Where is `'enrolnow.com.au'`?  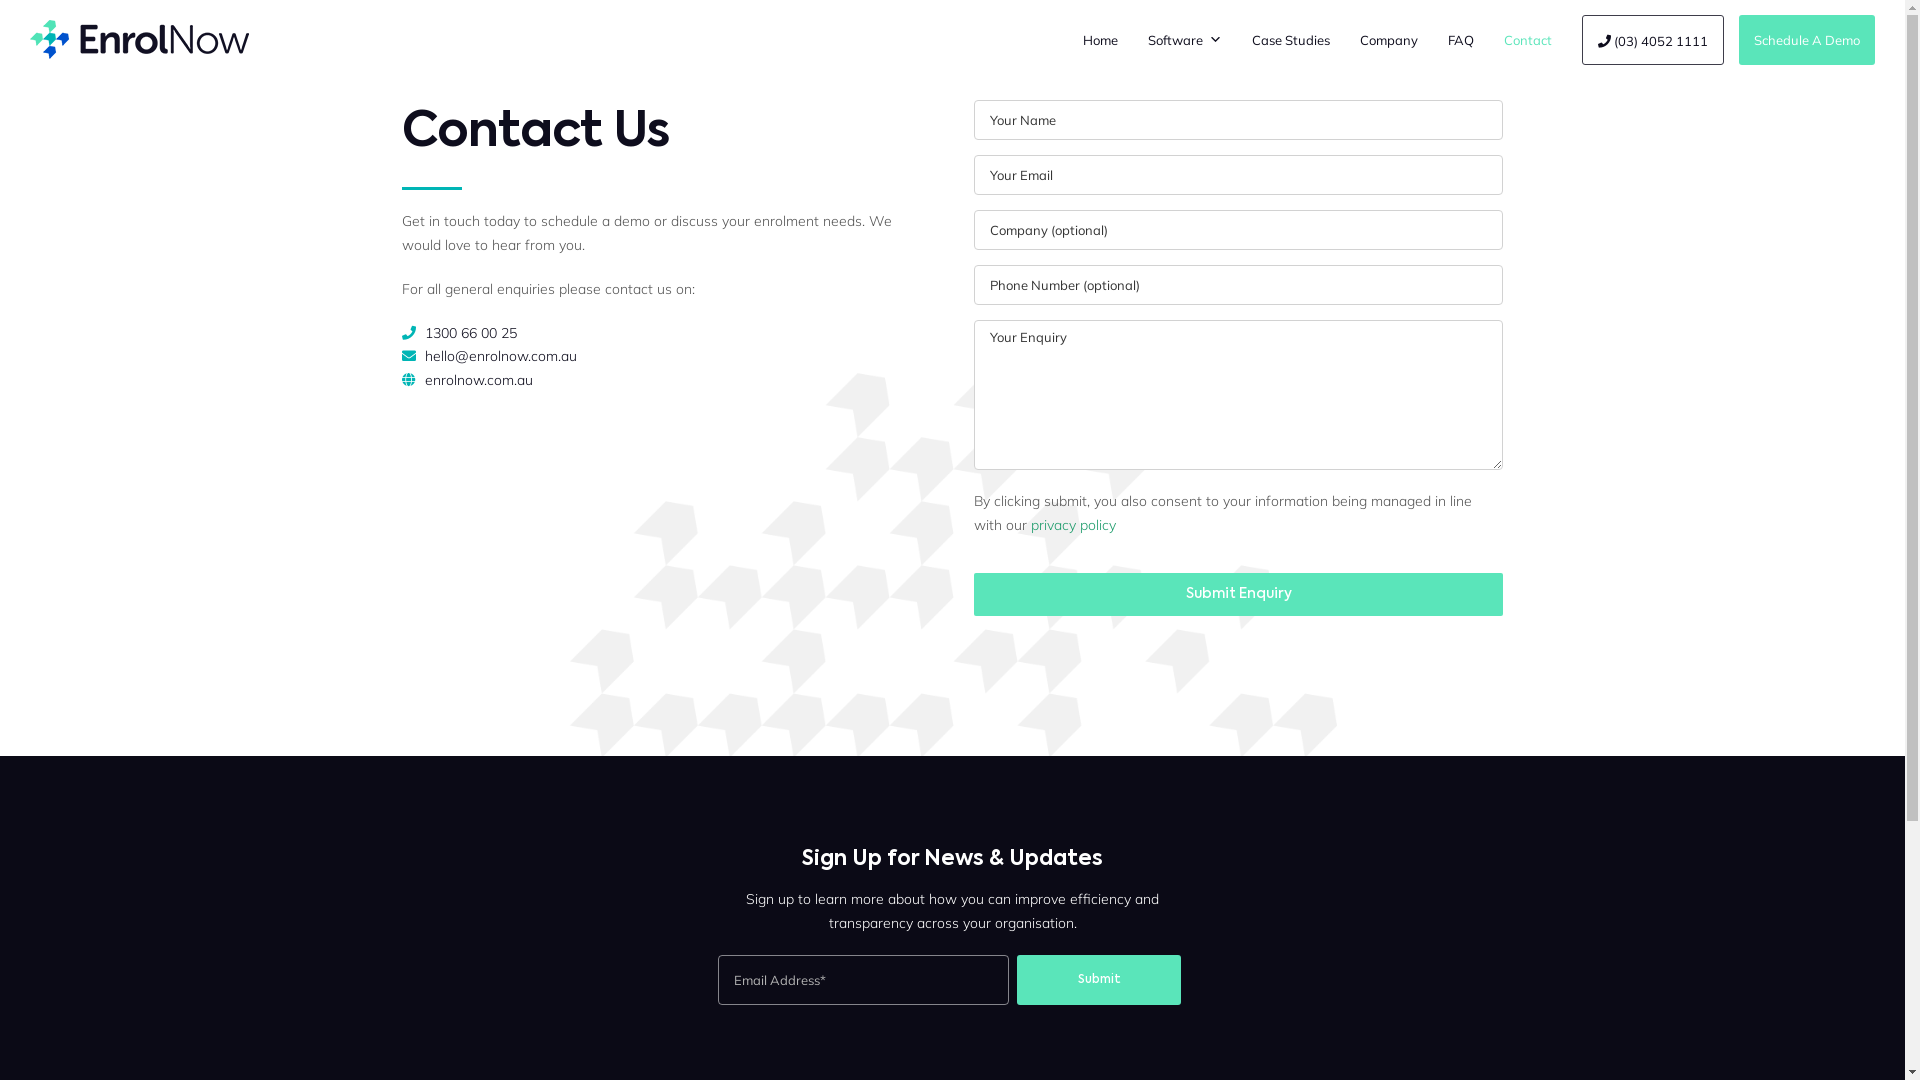
'enrolnow.com.au' is located at coordinates (424, 380).